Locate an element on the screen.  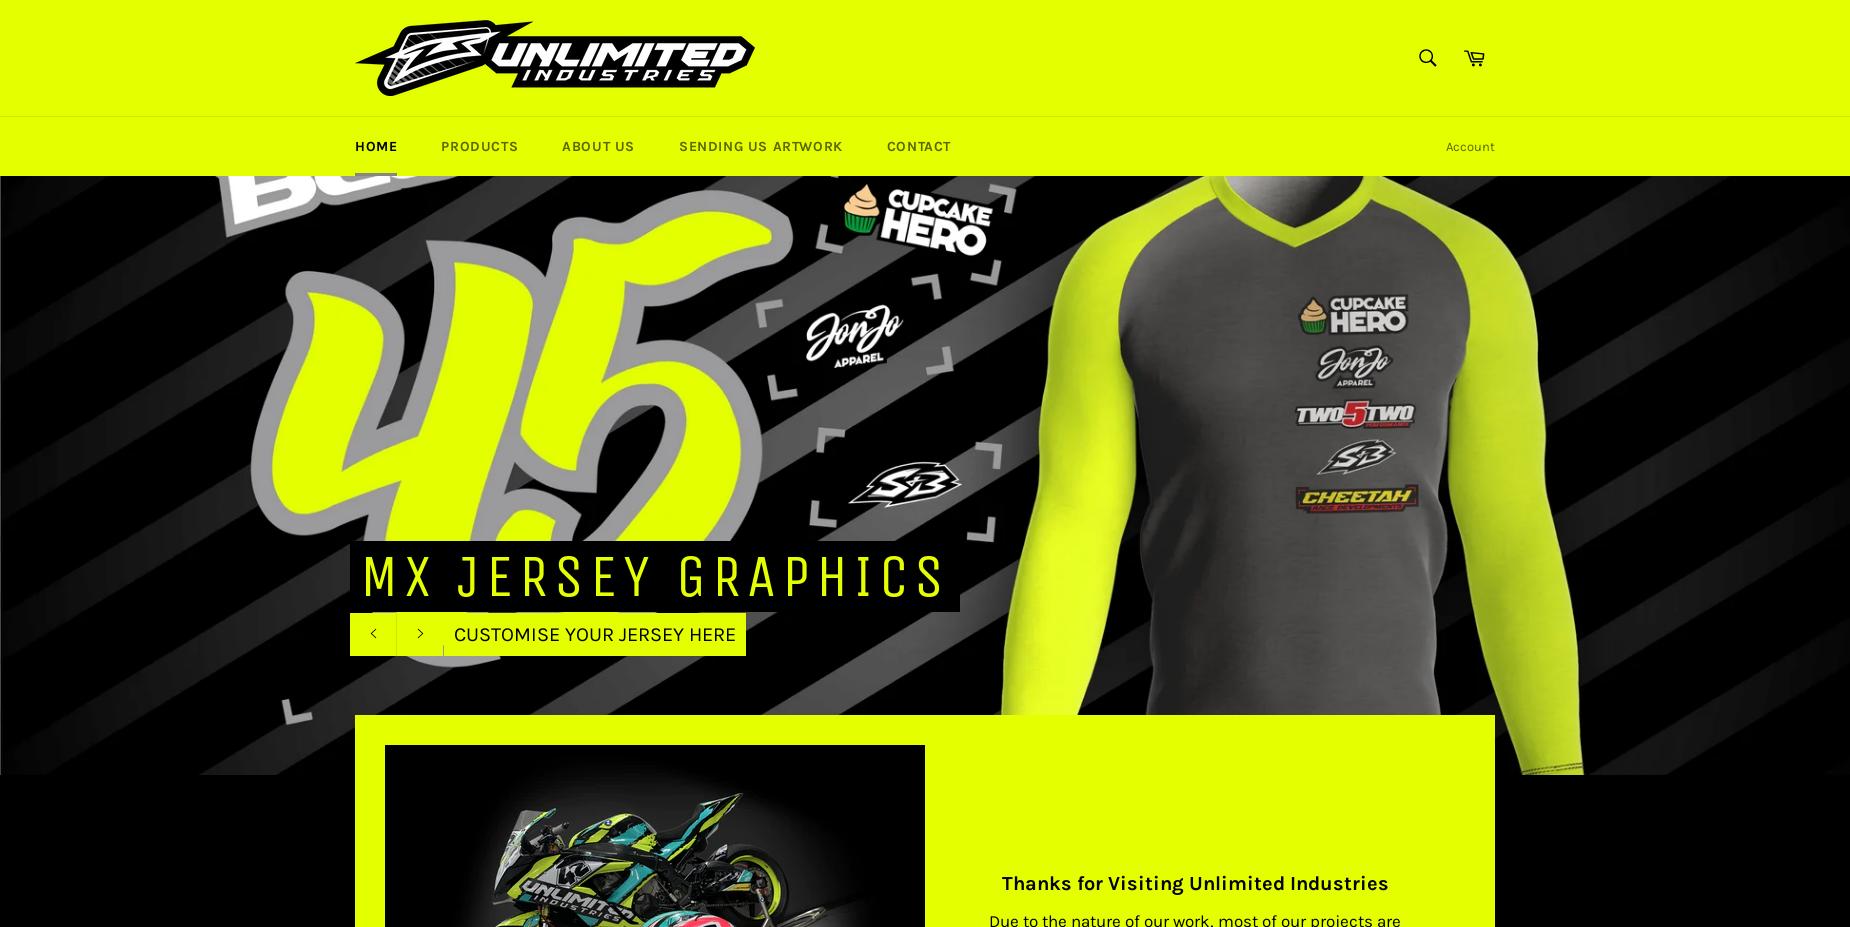
'Home' is located at coordinates (354, 145).